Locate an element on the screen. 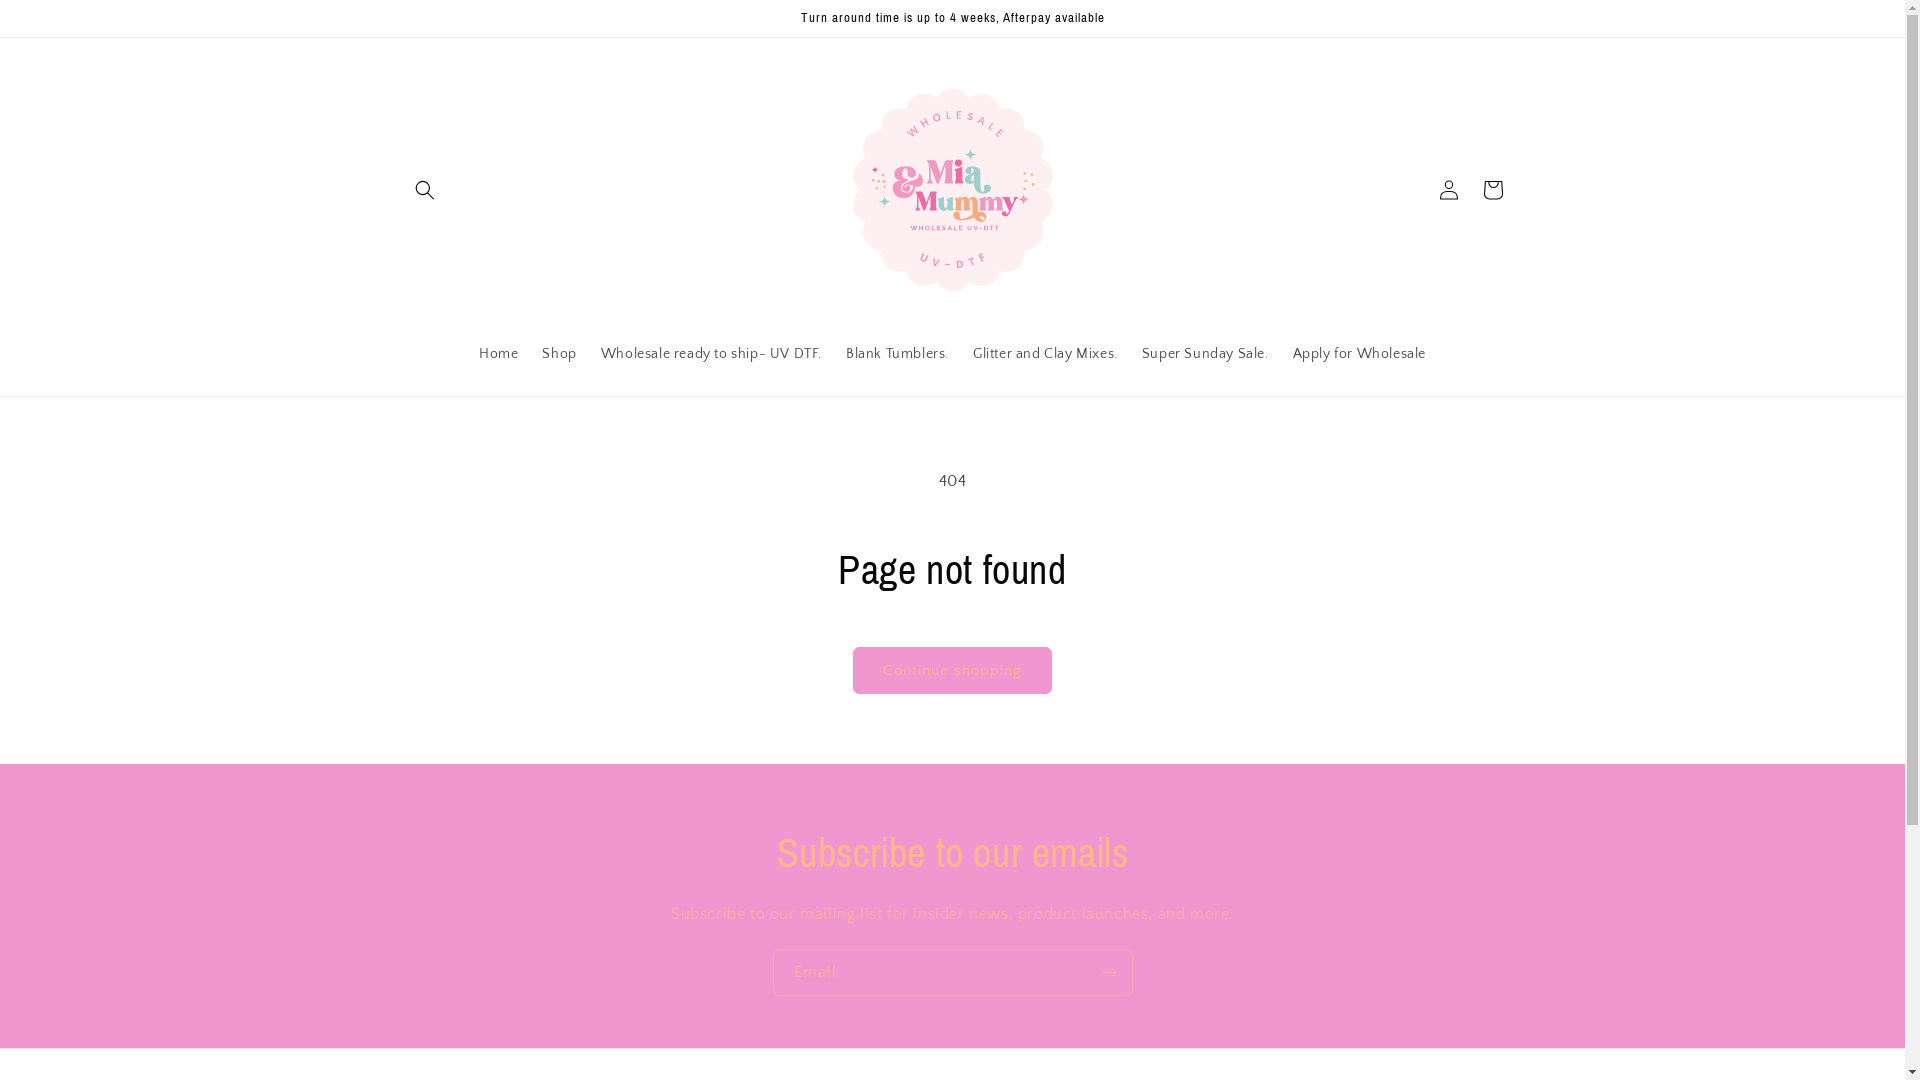 The width and height of the screenshot is (1920, 1080). 'Continue shopping' is located at coordinates (951, 670).